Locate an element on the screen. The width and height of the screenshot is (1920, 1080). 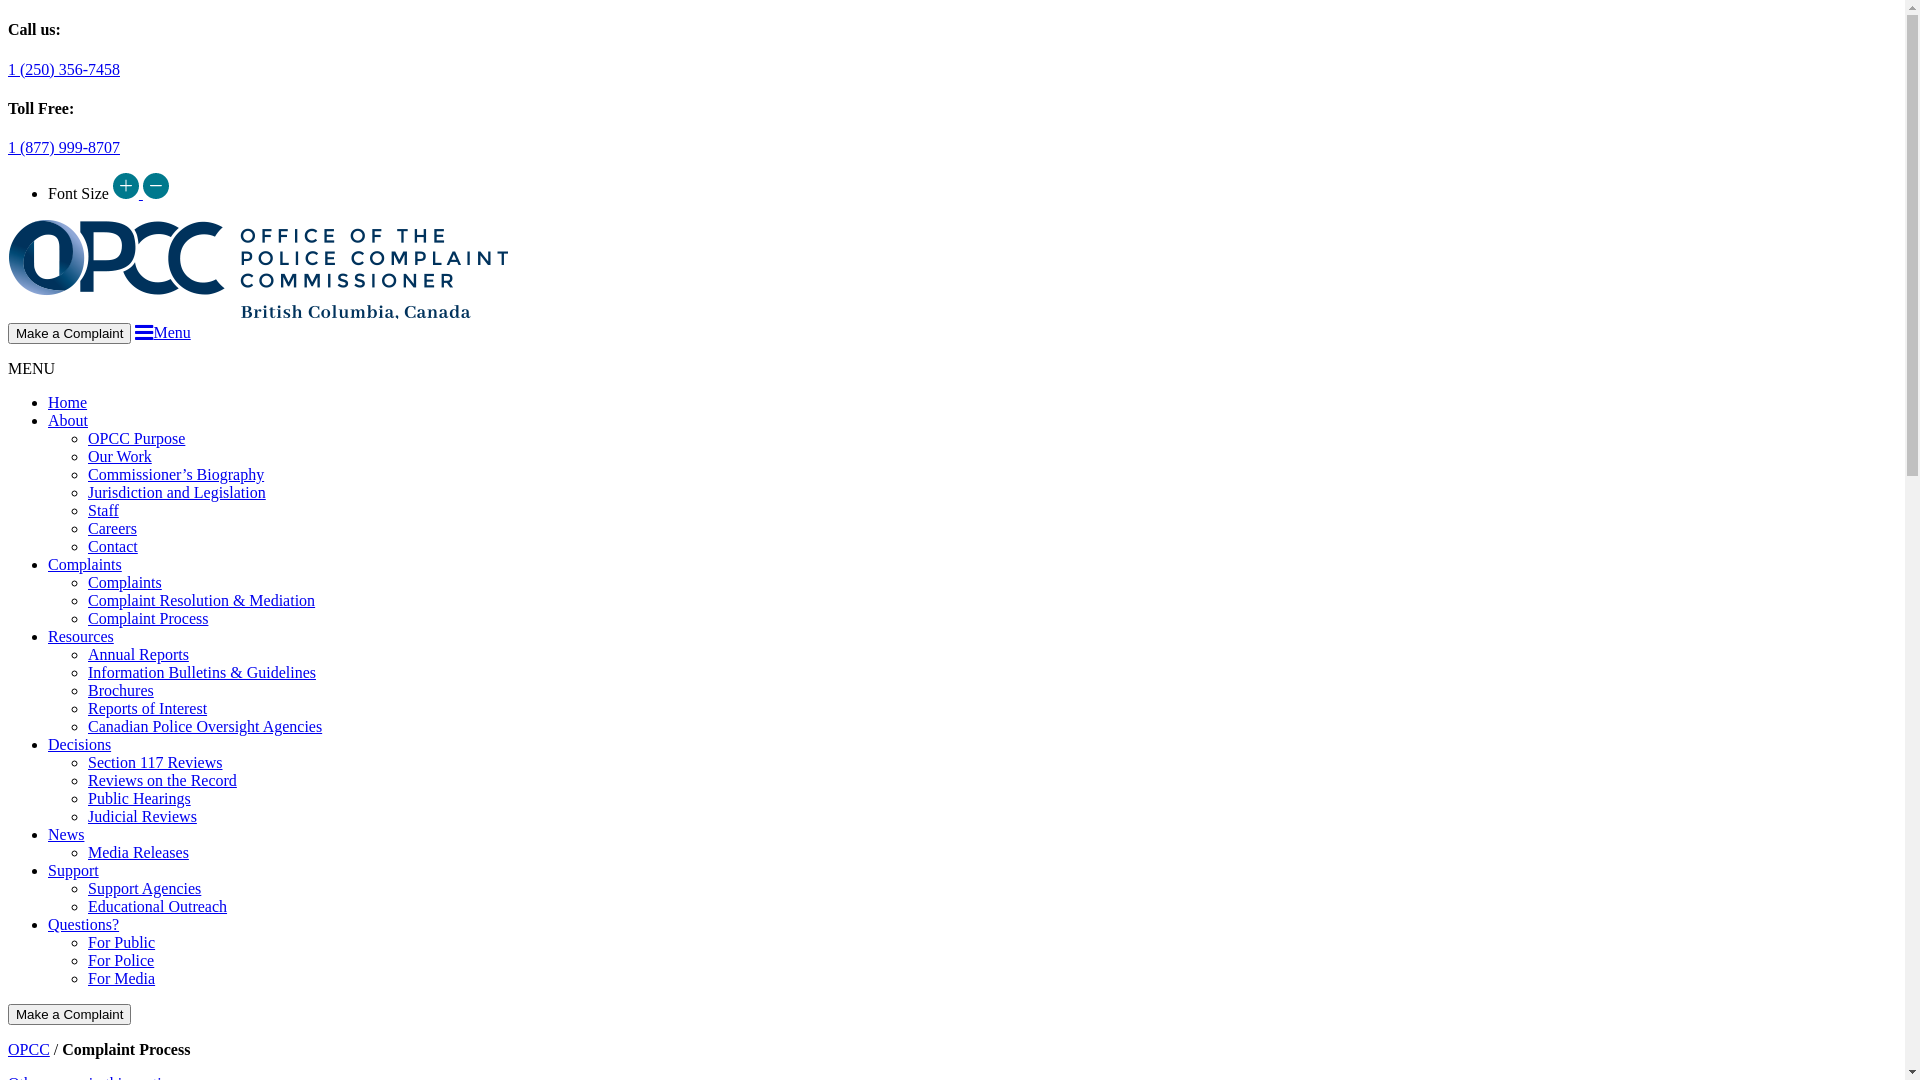
'Brochures' is located at coordinates (119, 689).